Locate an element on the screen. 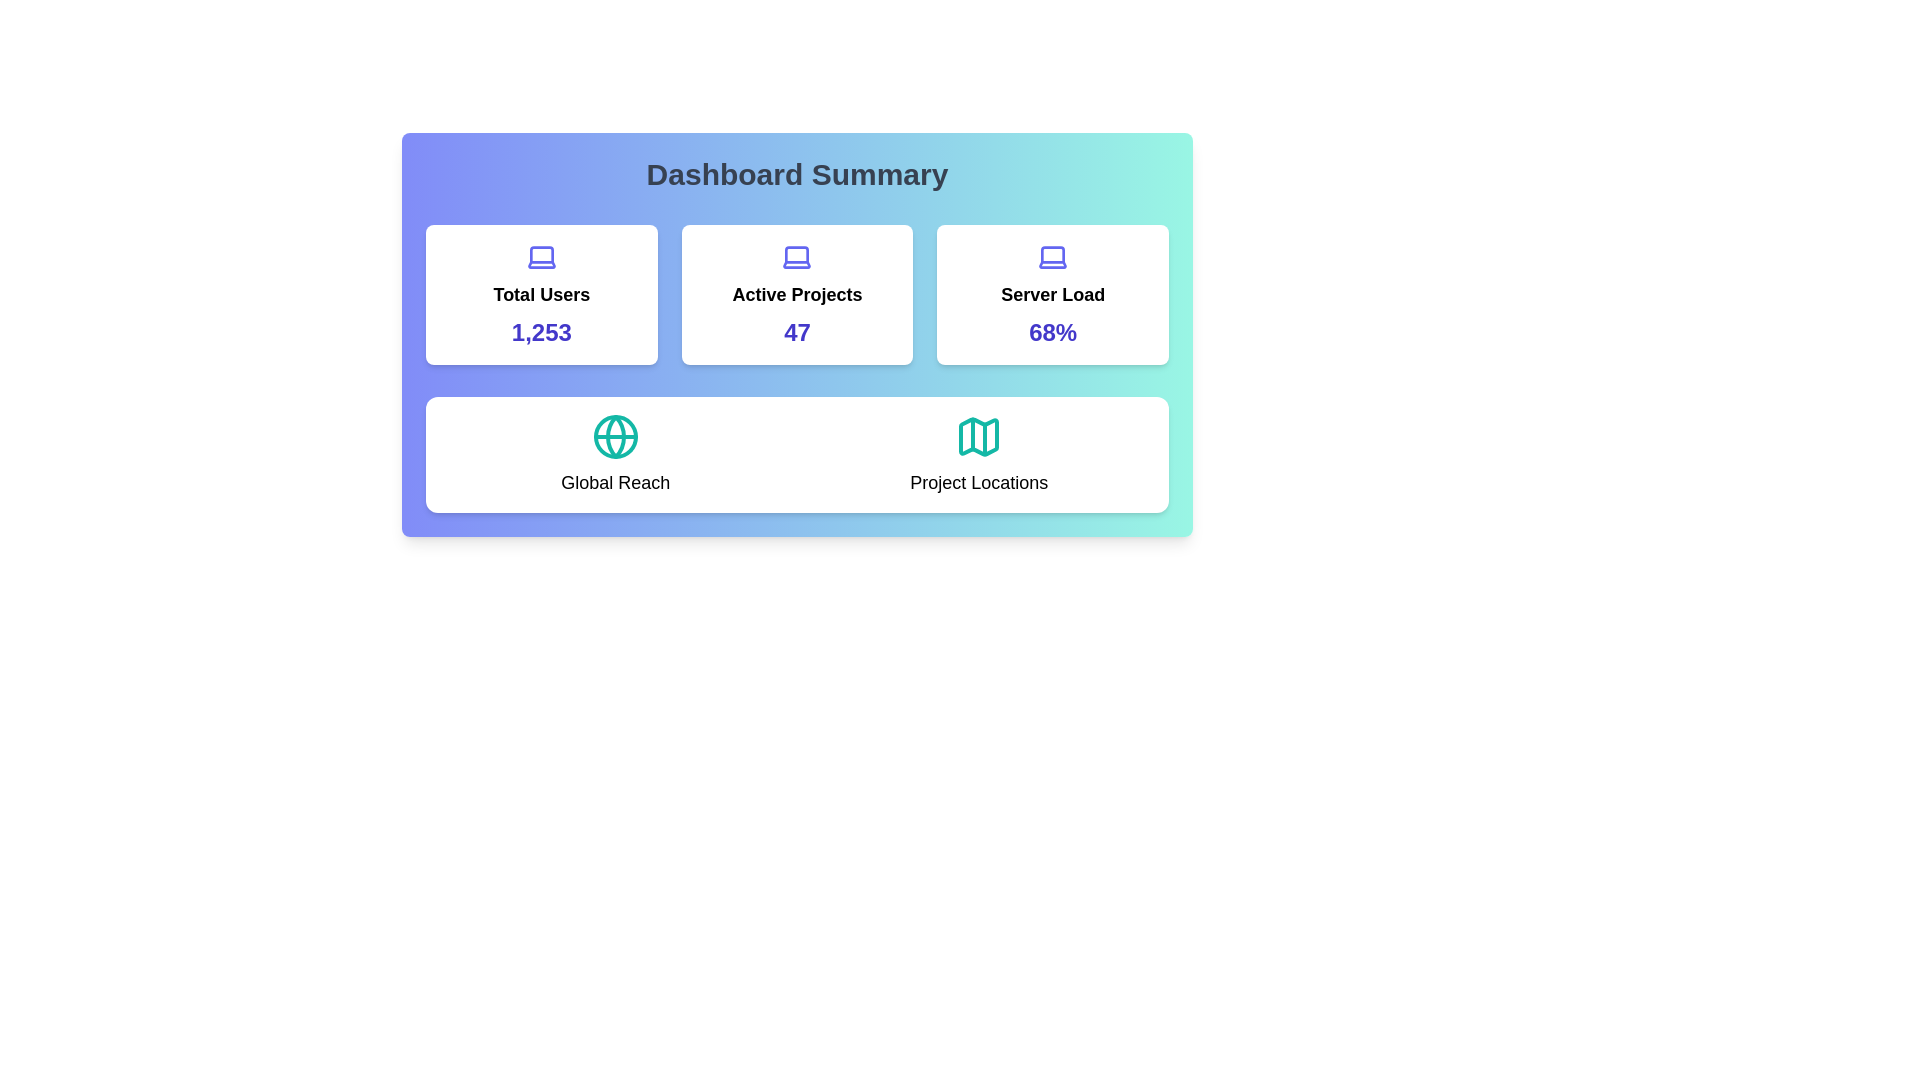 This screenshot has width=1920, height=1080. the leftmost label with icon indicating global reach perspective, located under the summary boxes in the dashboard is located at coordinates (614, 455).